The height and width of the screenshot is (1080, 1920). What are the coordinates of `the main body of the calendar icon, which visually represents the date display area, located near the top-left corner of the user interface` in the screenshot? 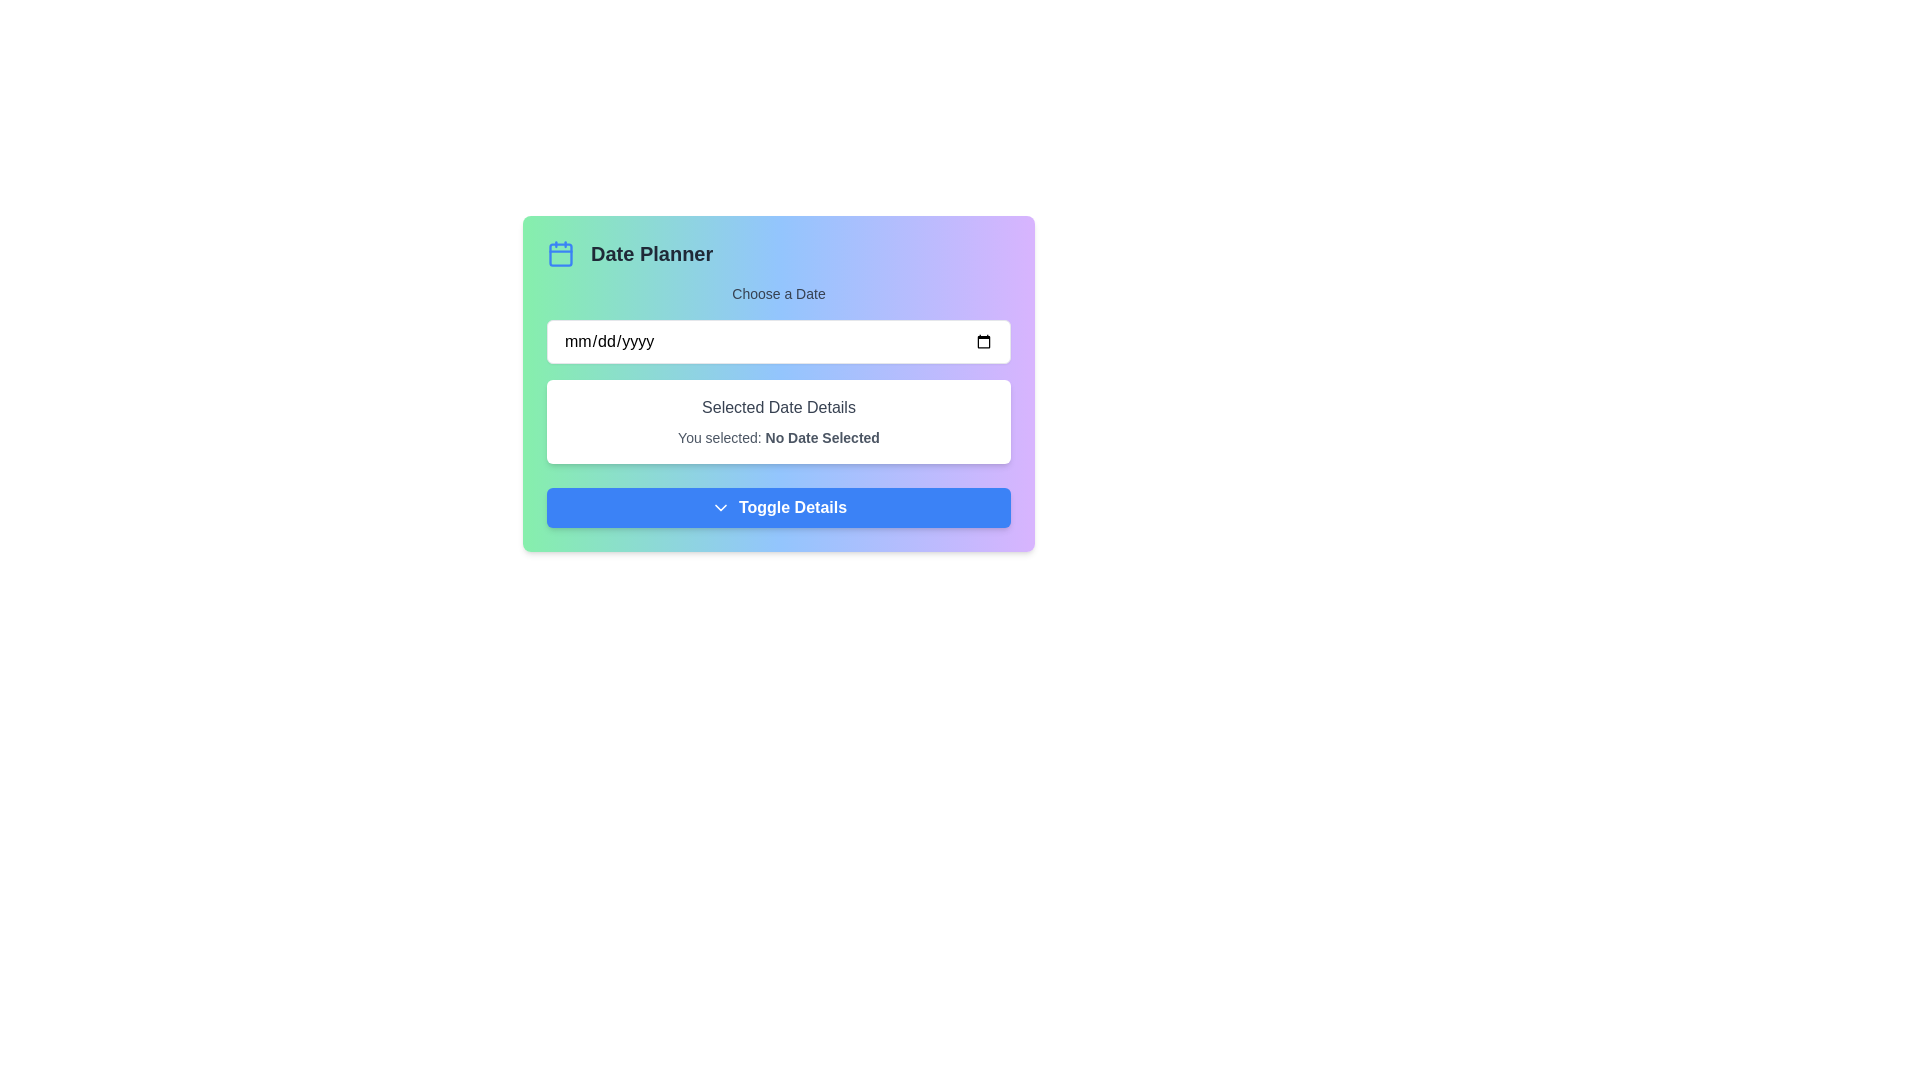 It's located at (560, 253).